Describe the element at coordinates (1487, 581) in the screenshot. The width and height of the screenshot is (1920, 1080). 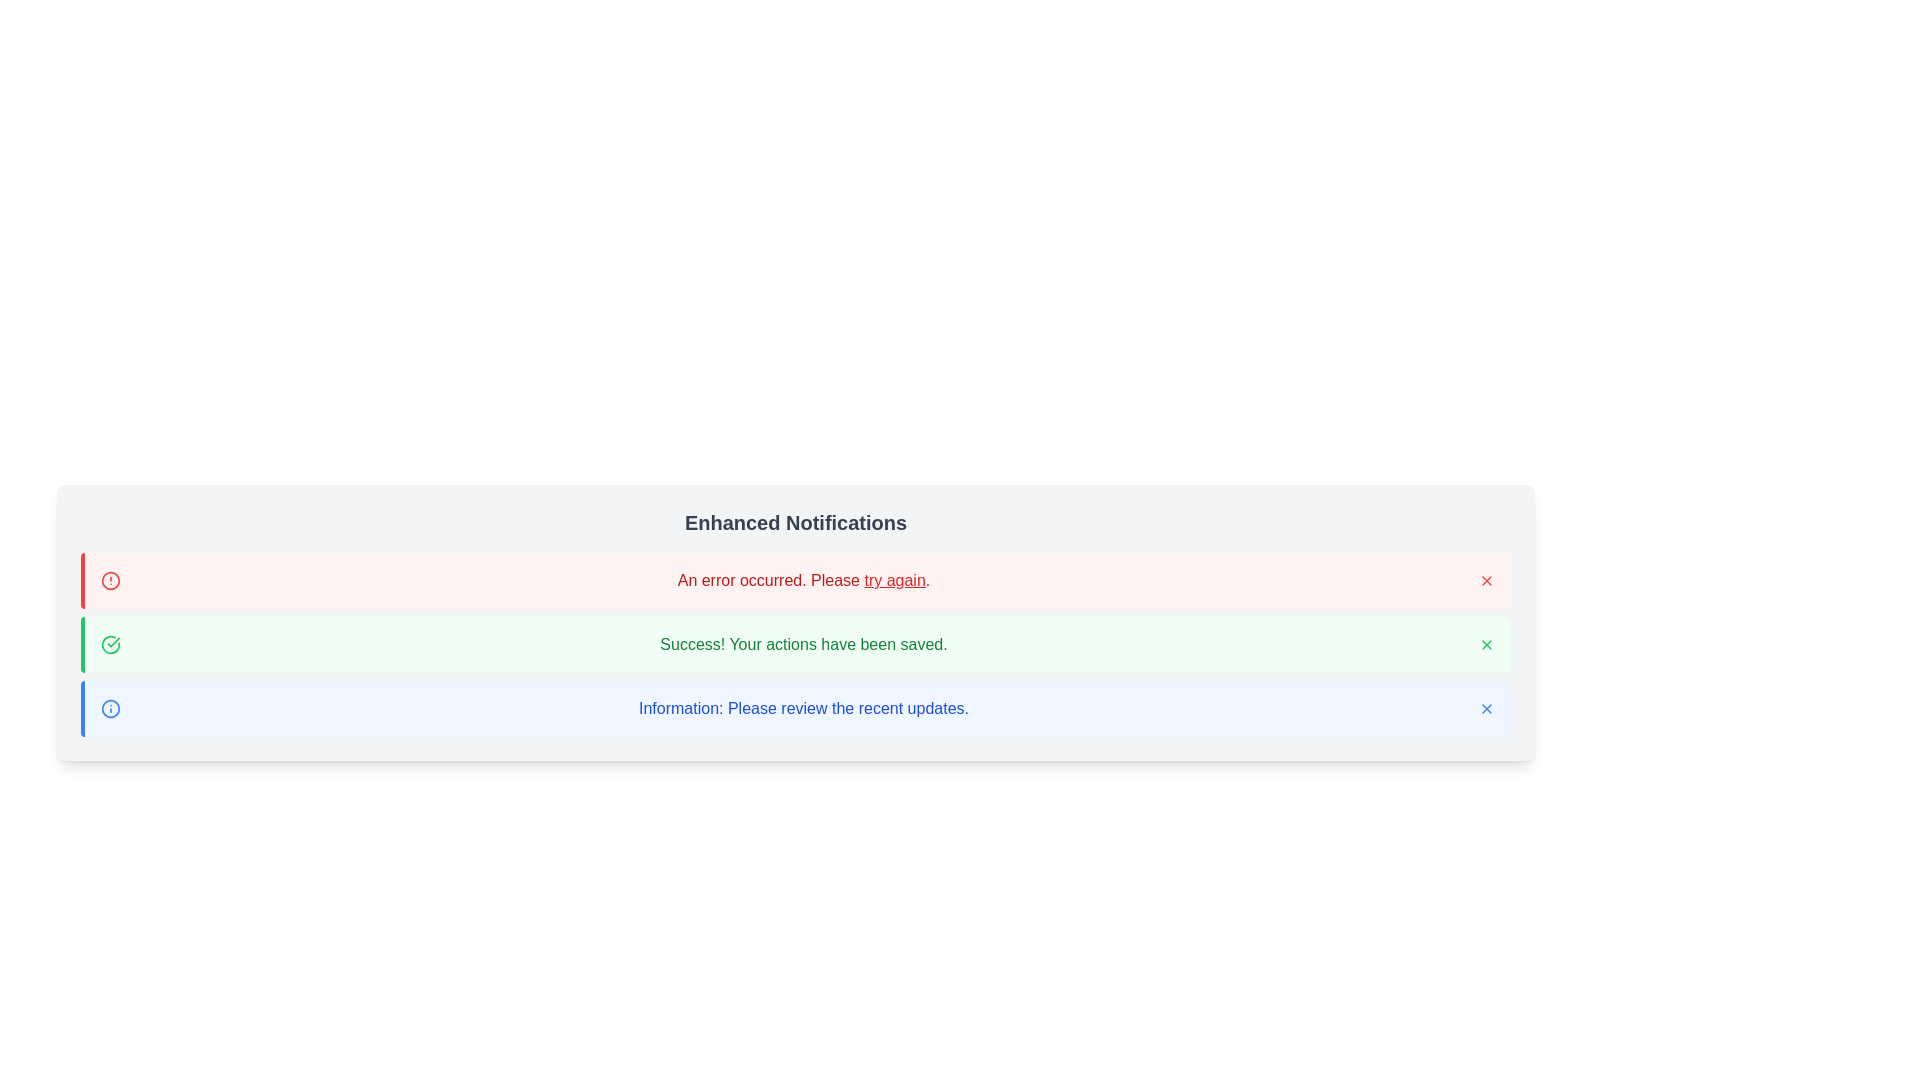
I see `the Close Button (Interactive Icon) located at the top-right corner of the notification box displaying the error message 'An error occurred. Please try again.'` at that location.